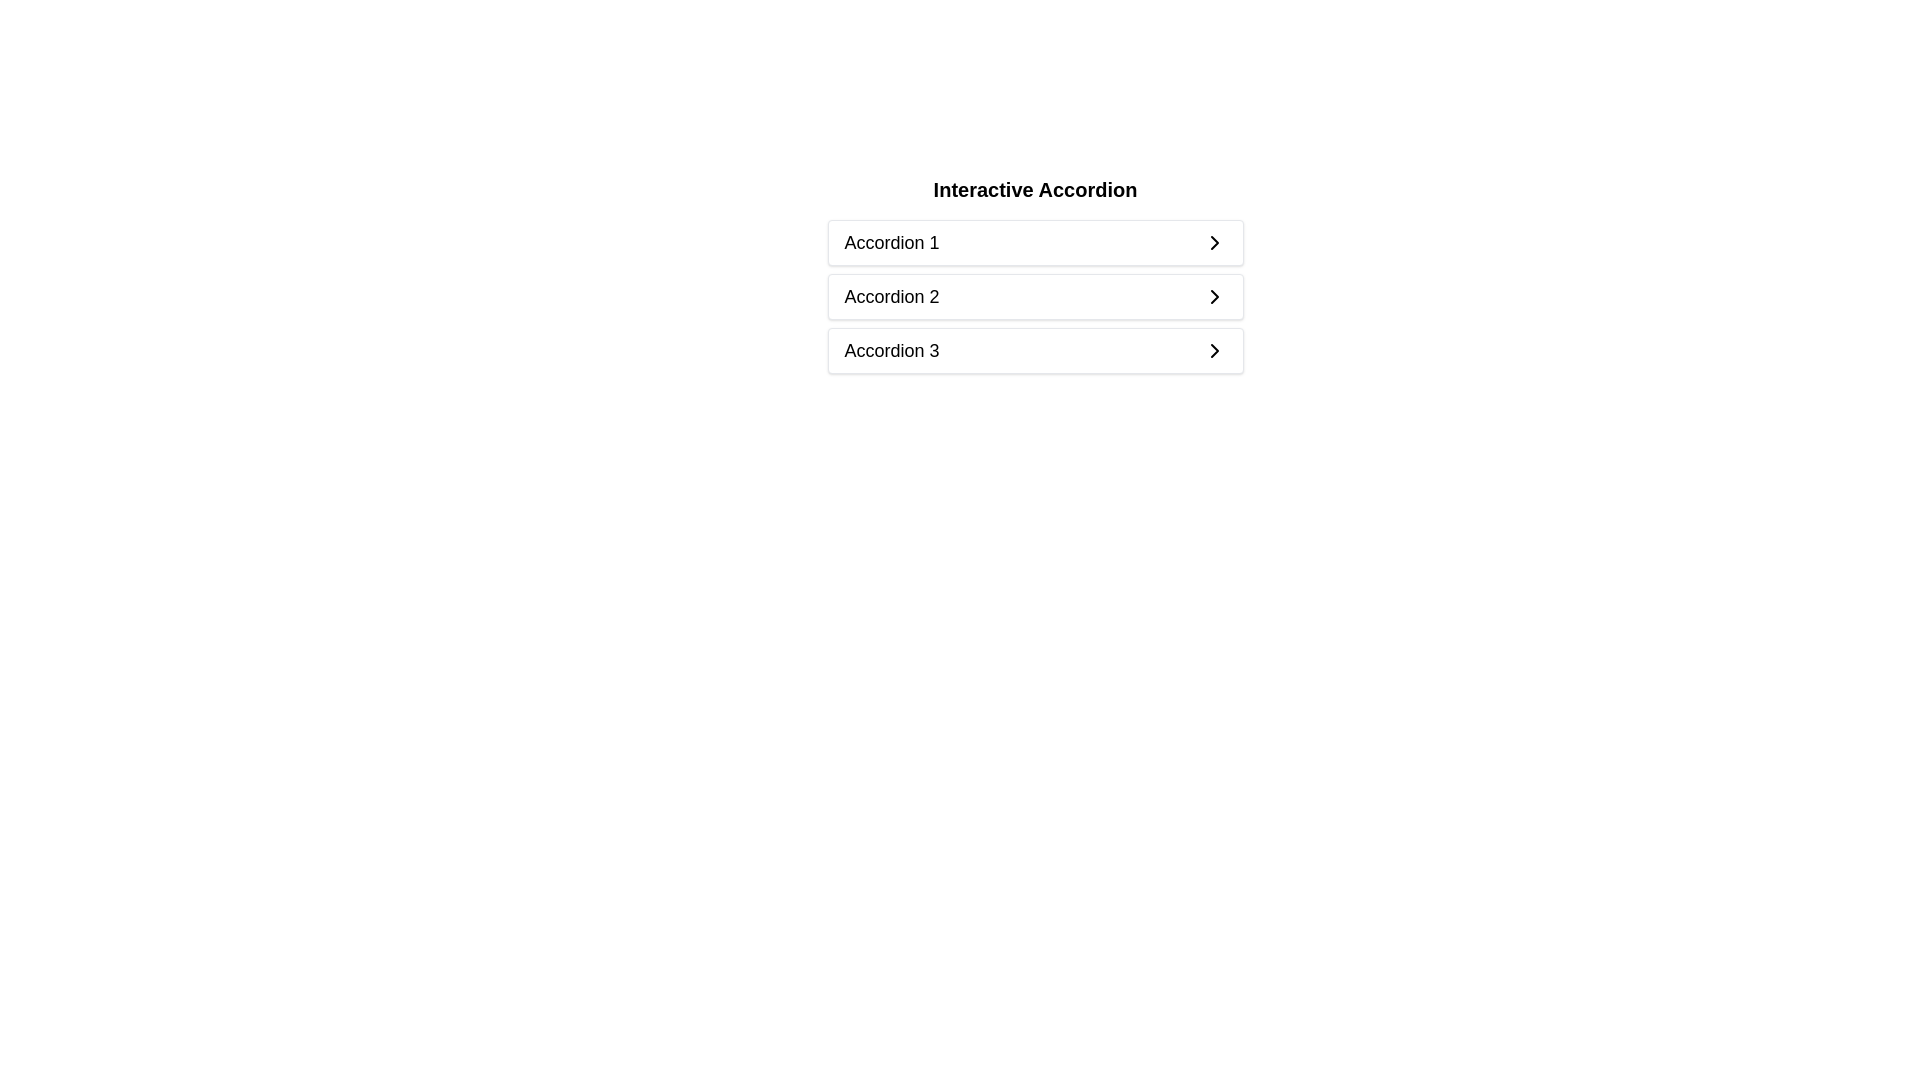  Describe the element at coordinates (1213, 350) in the screenshot. I see `the rightward-pointing chevron icon in the 'Accordion 3' section` at that location.